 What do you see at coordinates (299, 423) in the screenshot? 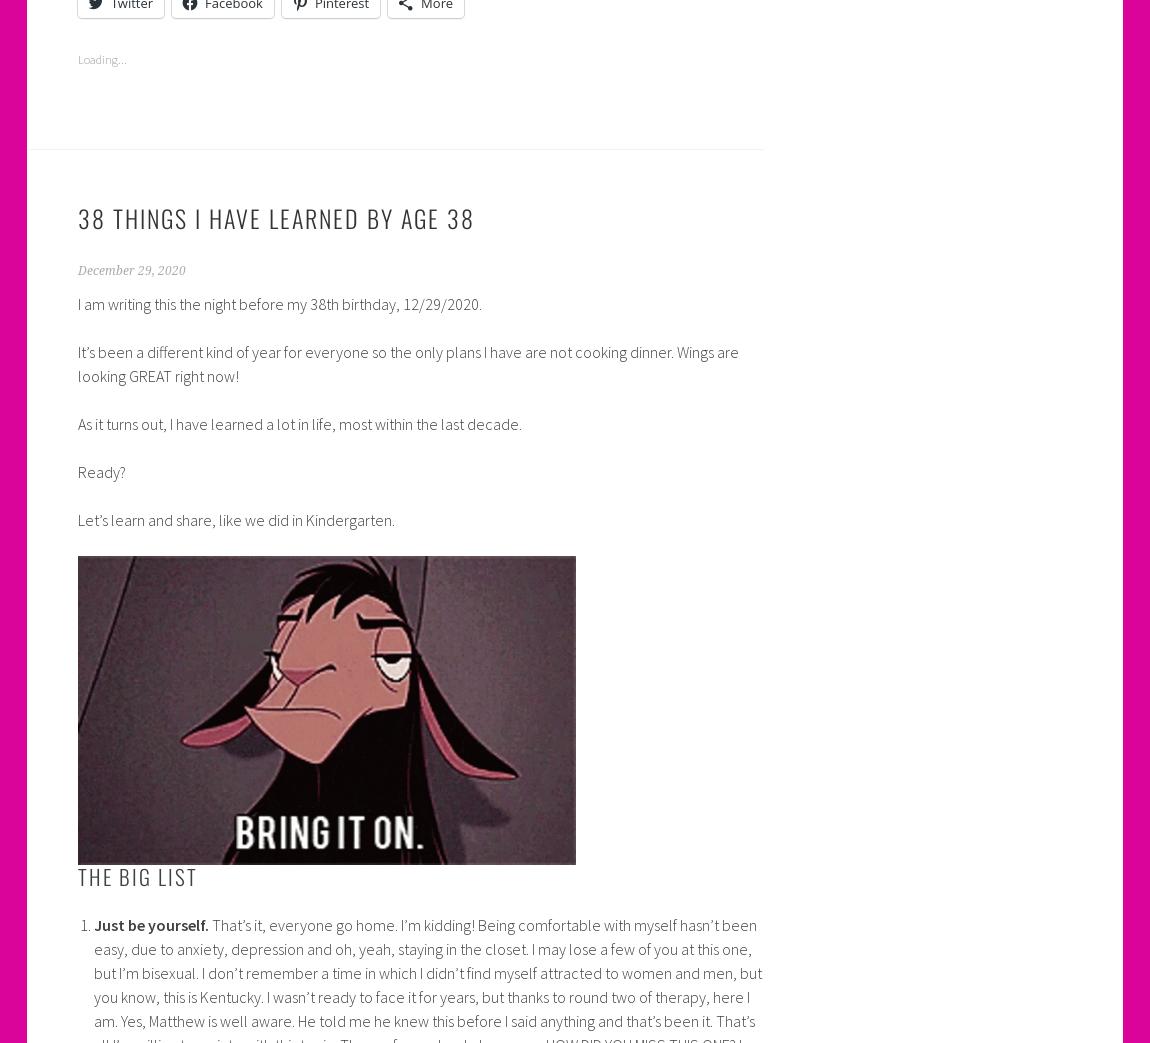
I see `'As it turns out, I have learned a lot in life, most within the last decade.'` at bounding box center [299, 423].